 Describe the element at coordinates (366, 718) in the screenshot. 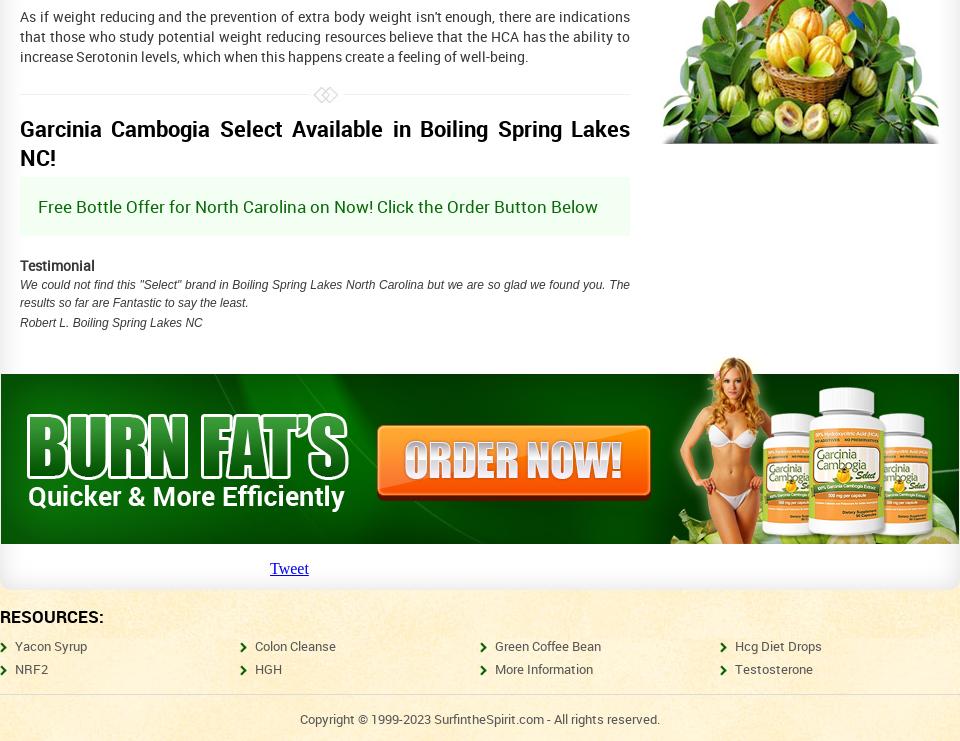

I see `'Copyright © 1999-2023'` at that location.